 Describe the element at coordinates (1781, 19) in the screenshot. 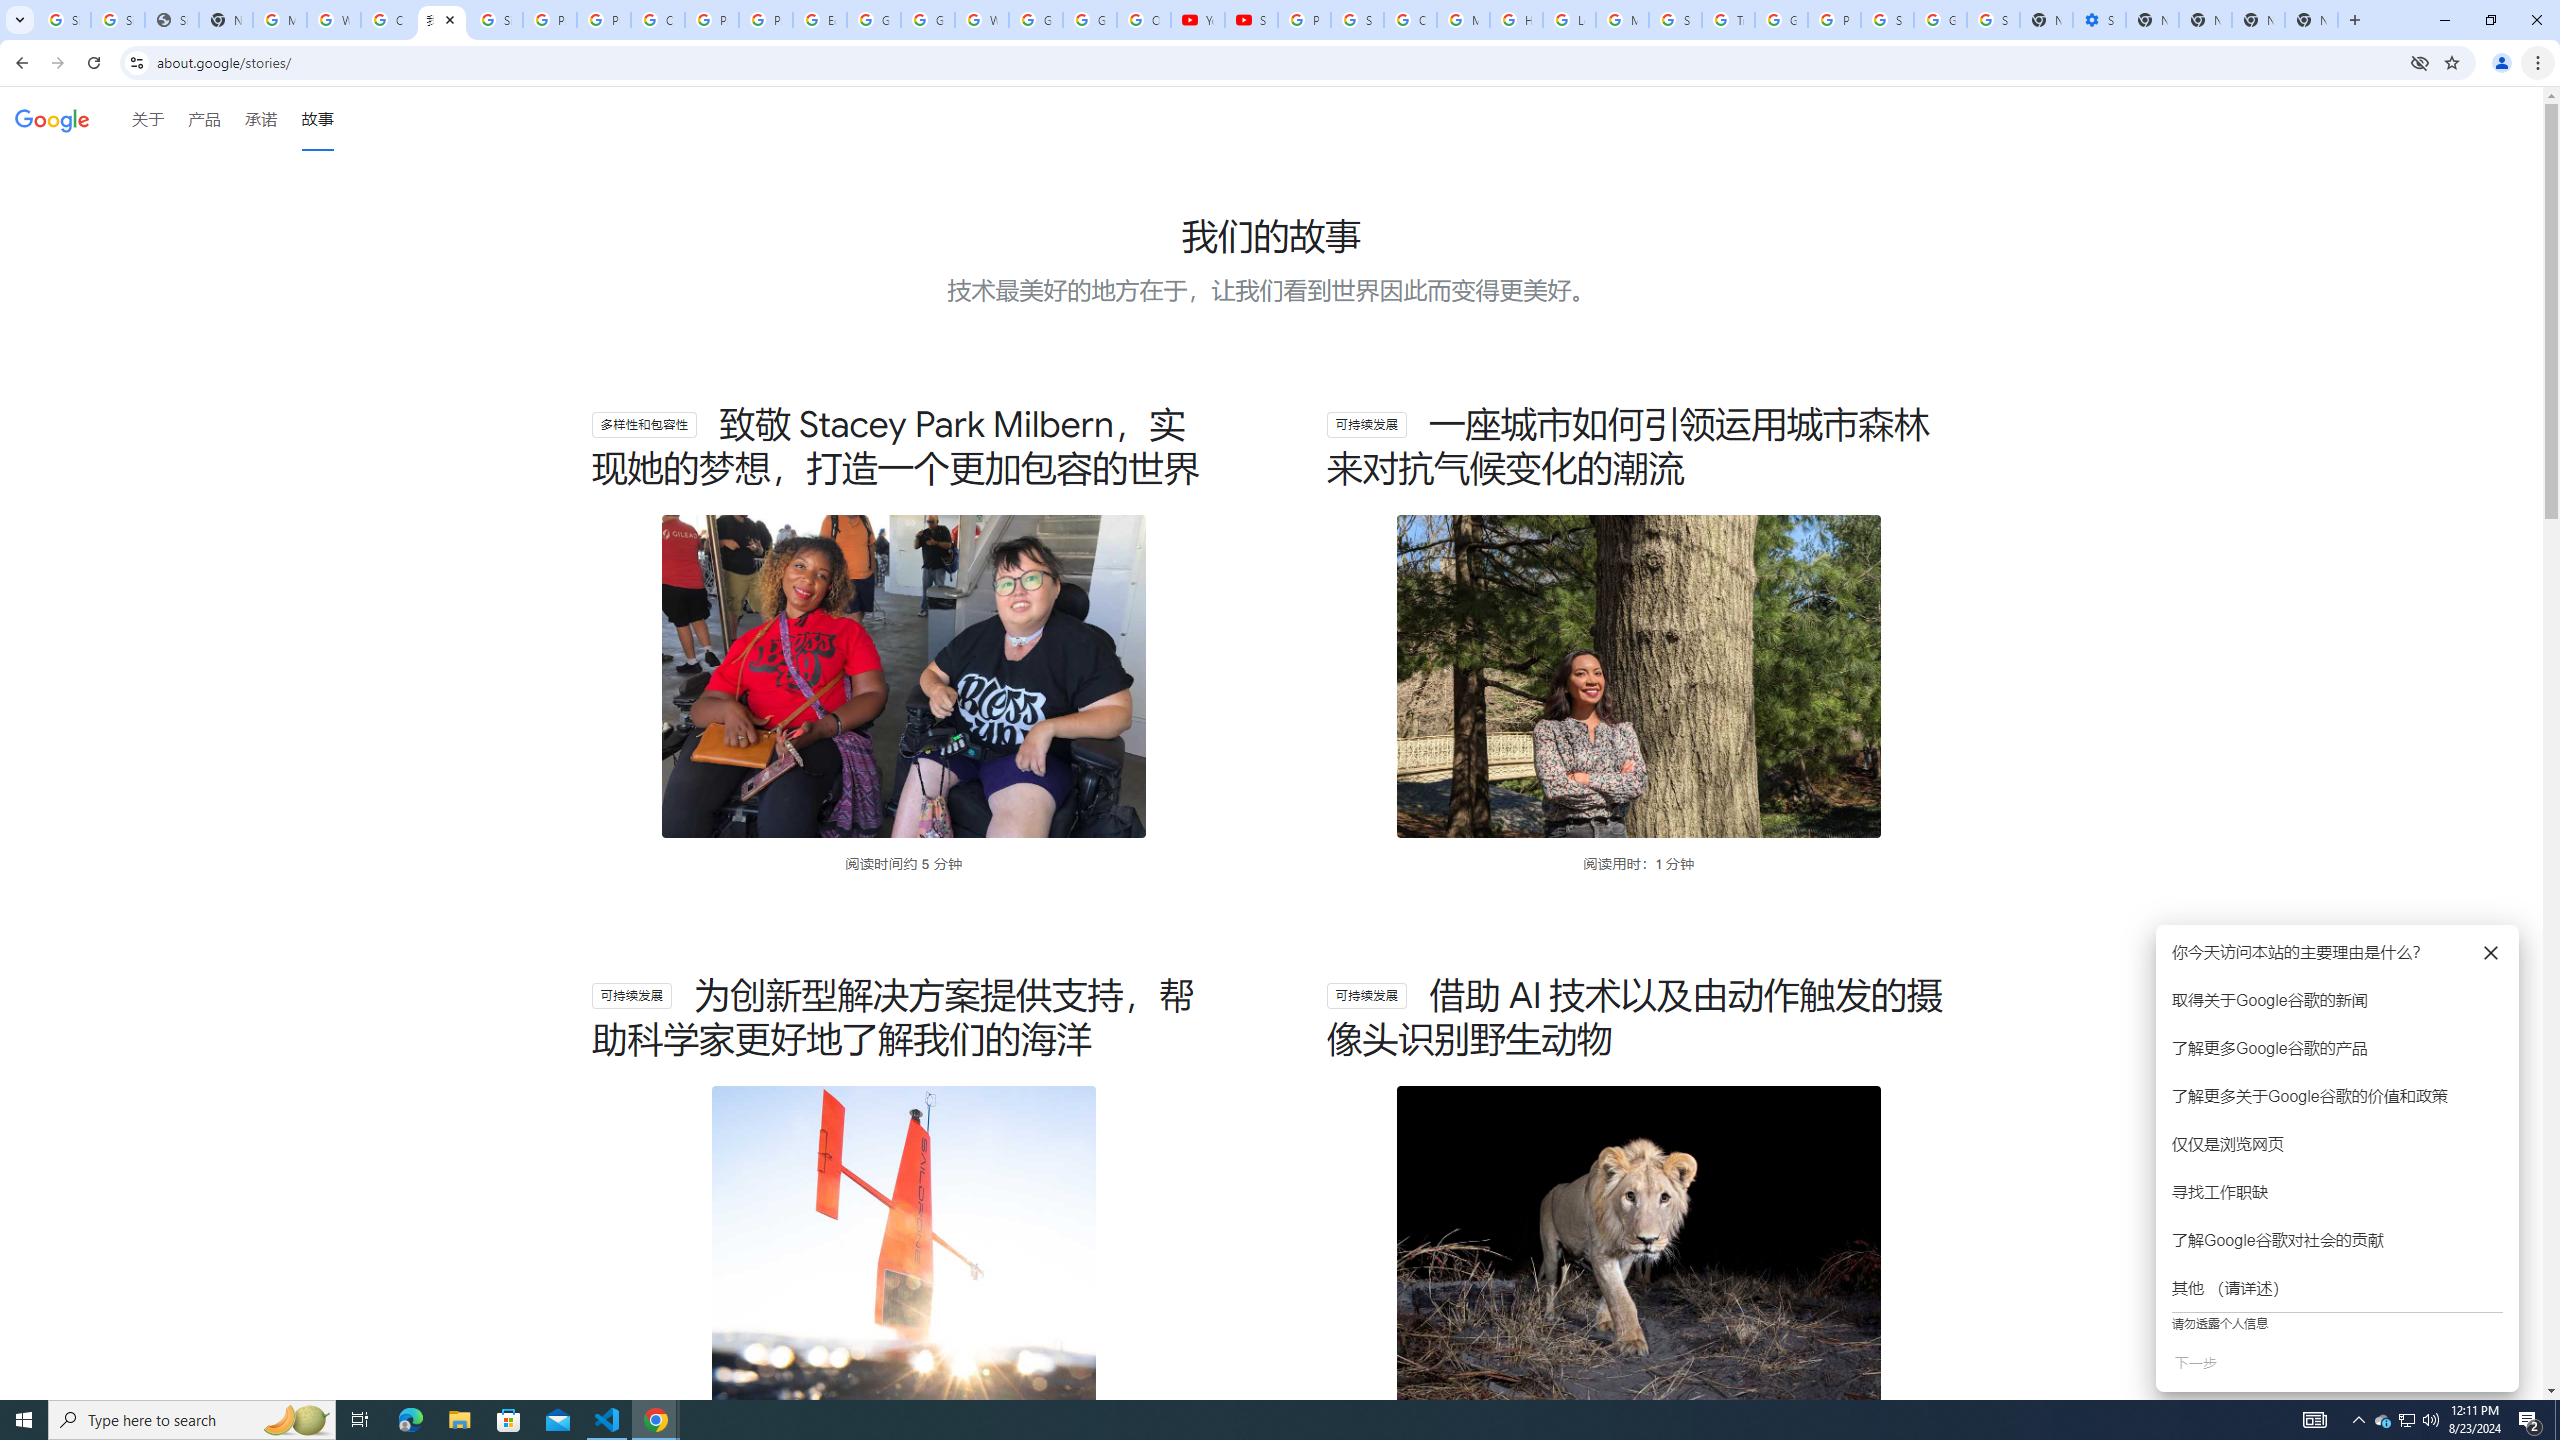

I see `'Google Ads - Sign in'` at that location.